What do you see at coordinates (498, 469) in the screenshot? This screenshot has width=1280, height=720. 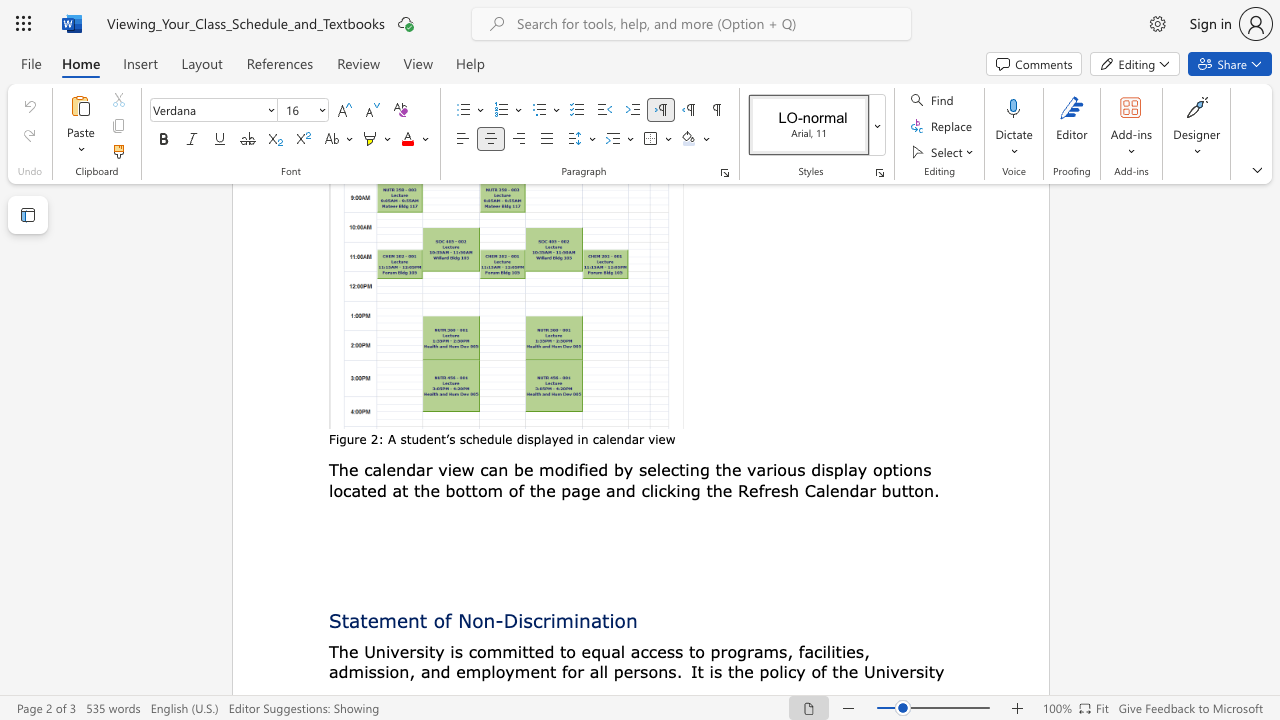 I see `the subset text "n be" within the text "The calendar view can be"` at bounding box center [498, 469].